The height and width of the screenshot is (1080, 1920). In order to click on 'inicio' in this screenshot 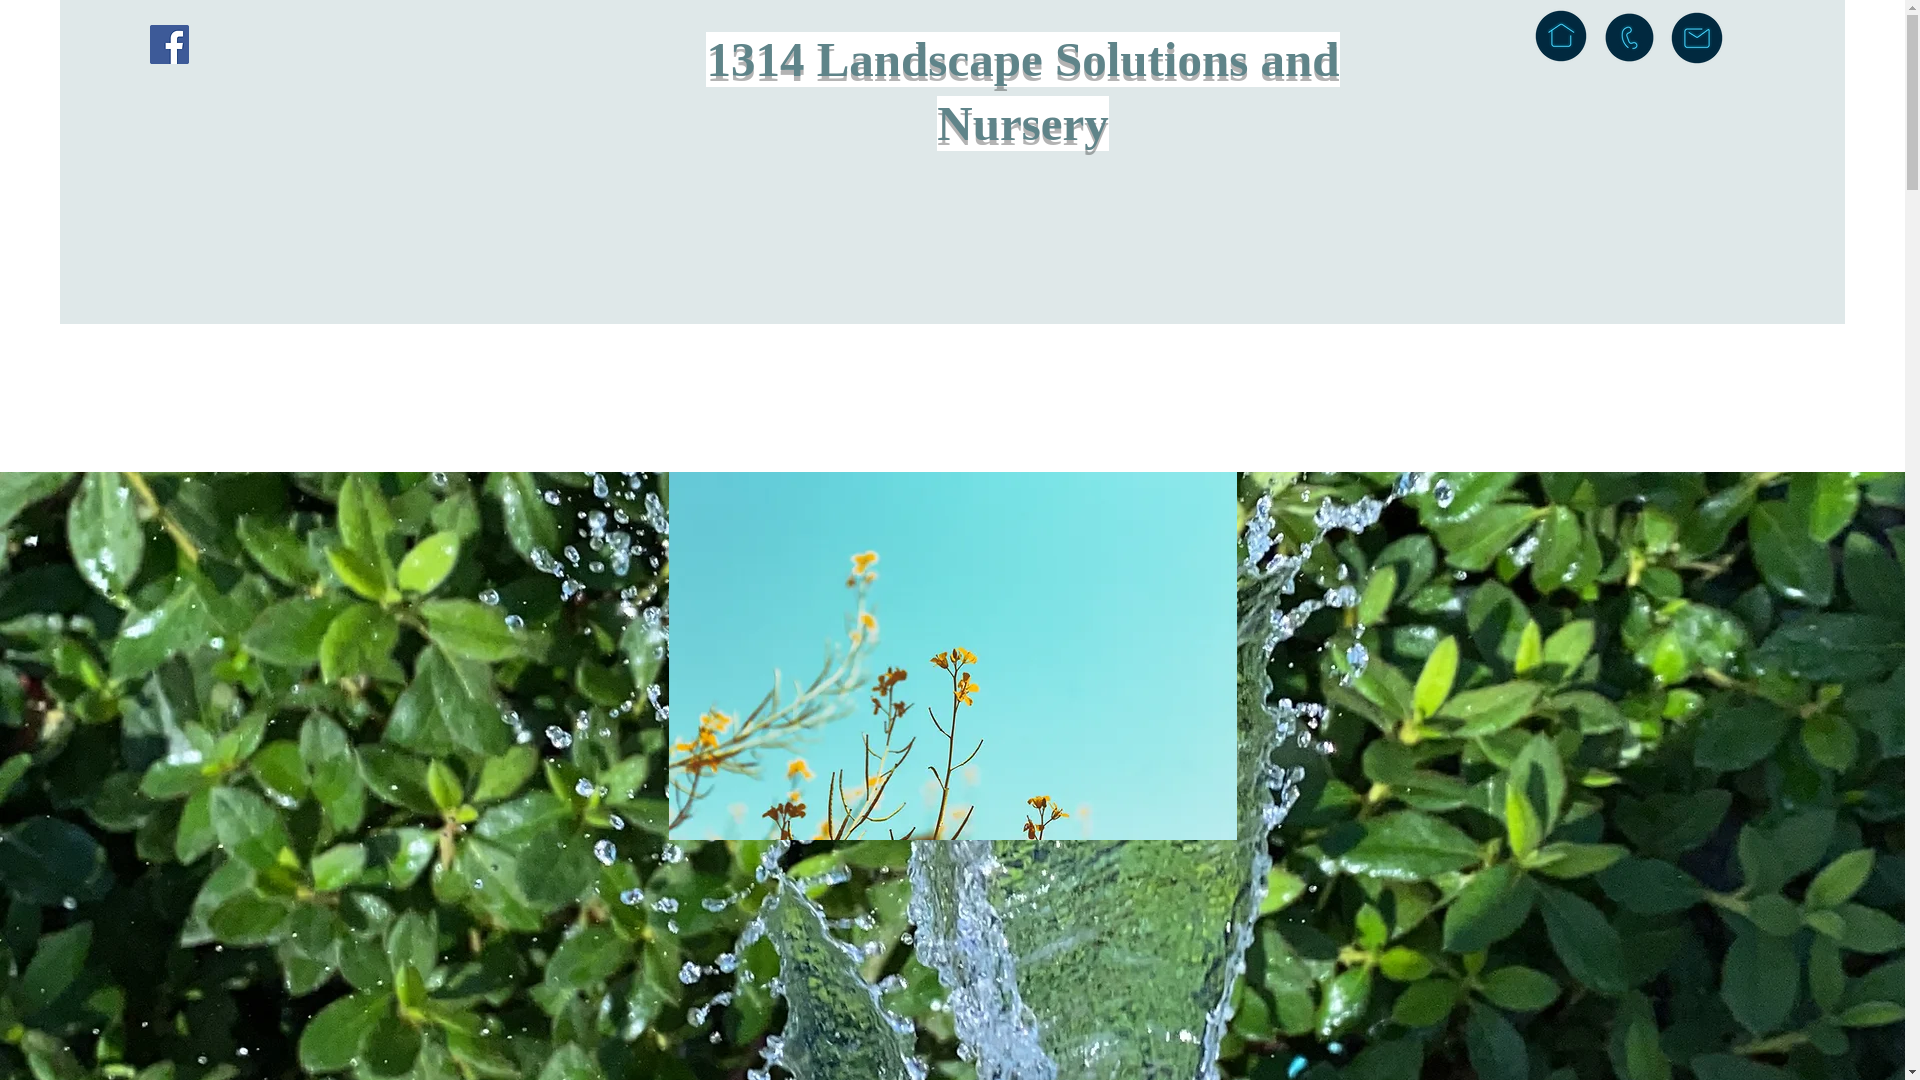, I will do `click(1559, 35)`.